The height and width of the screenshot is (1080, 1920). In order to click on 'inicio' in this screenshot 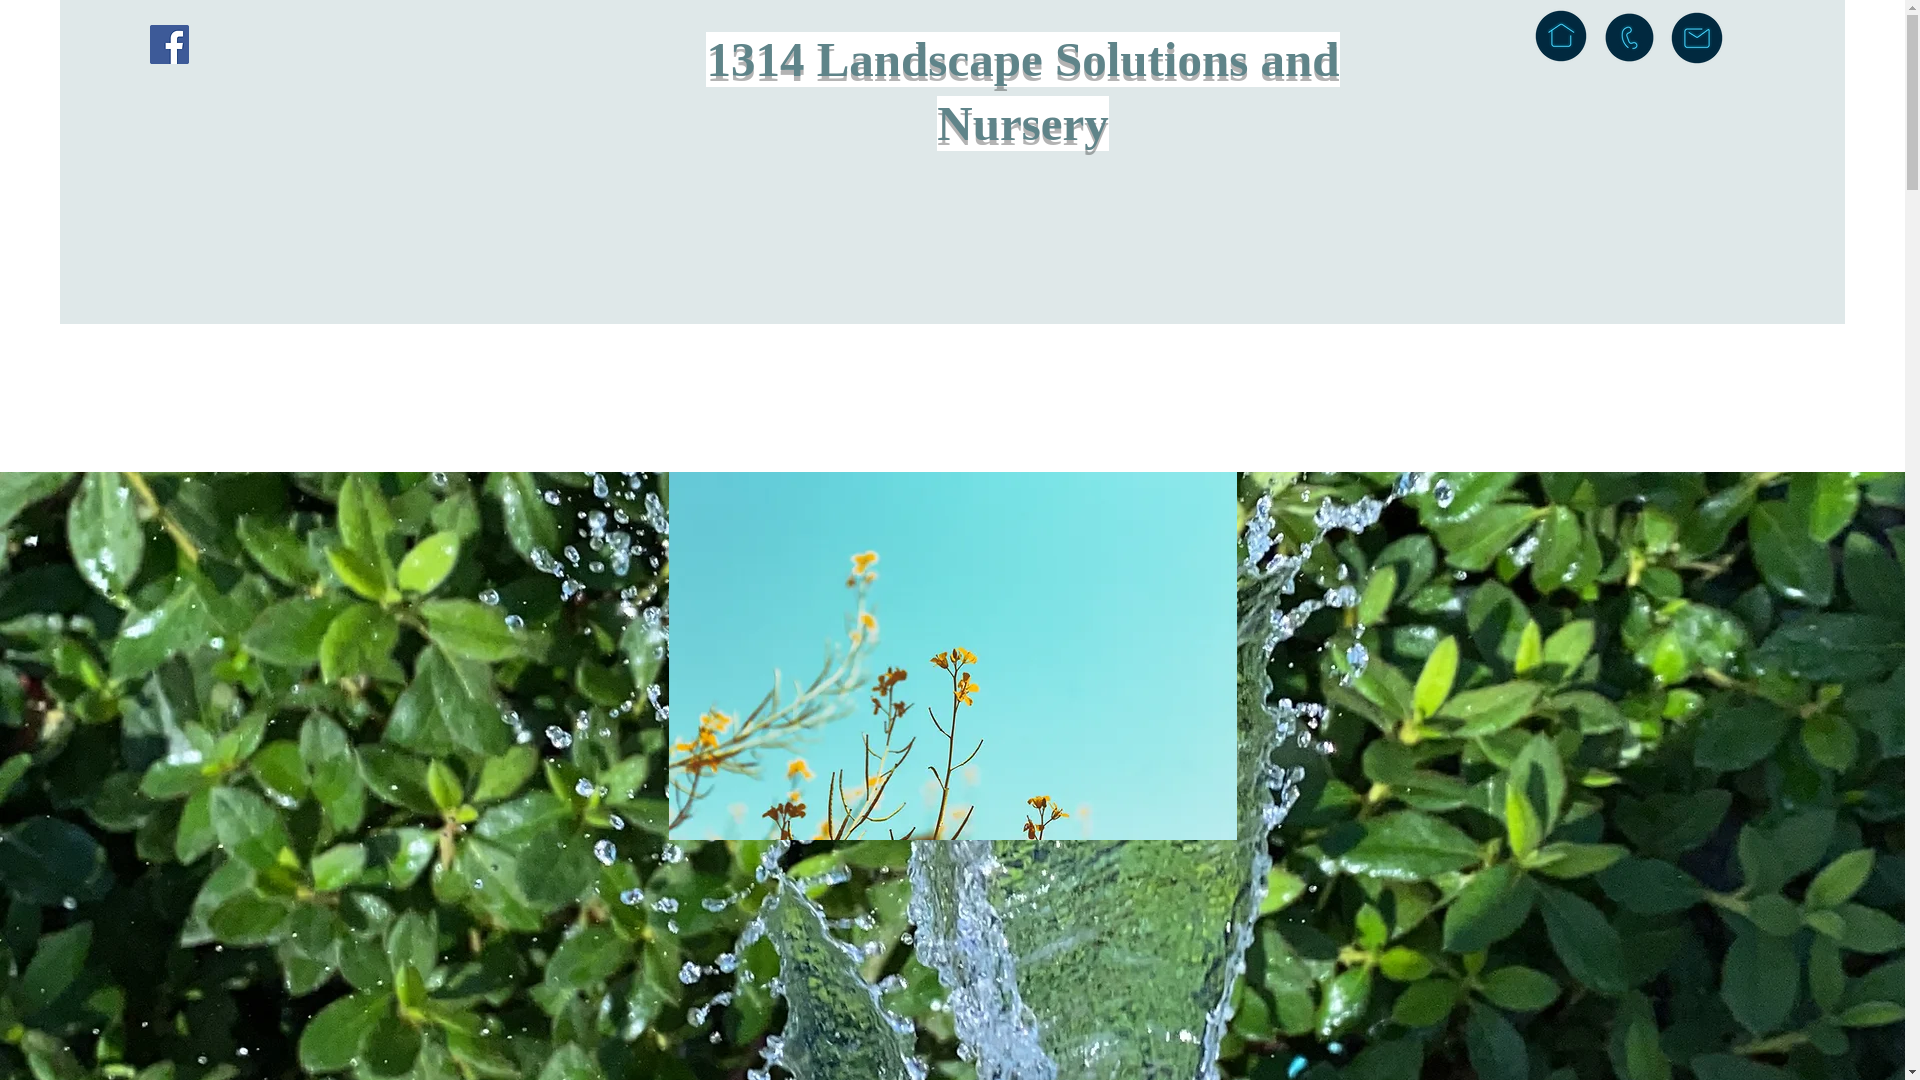, I will do `click(1559, 35)`.